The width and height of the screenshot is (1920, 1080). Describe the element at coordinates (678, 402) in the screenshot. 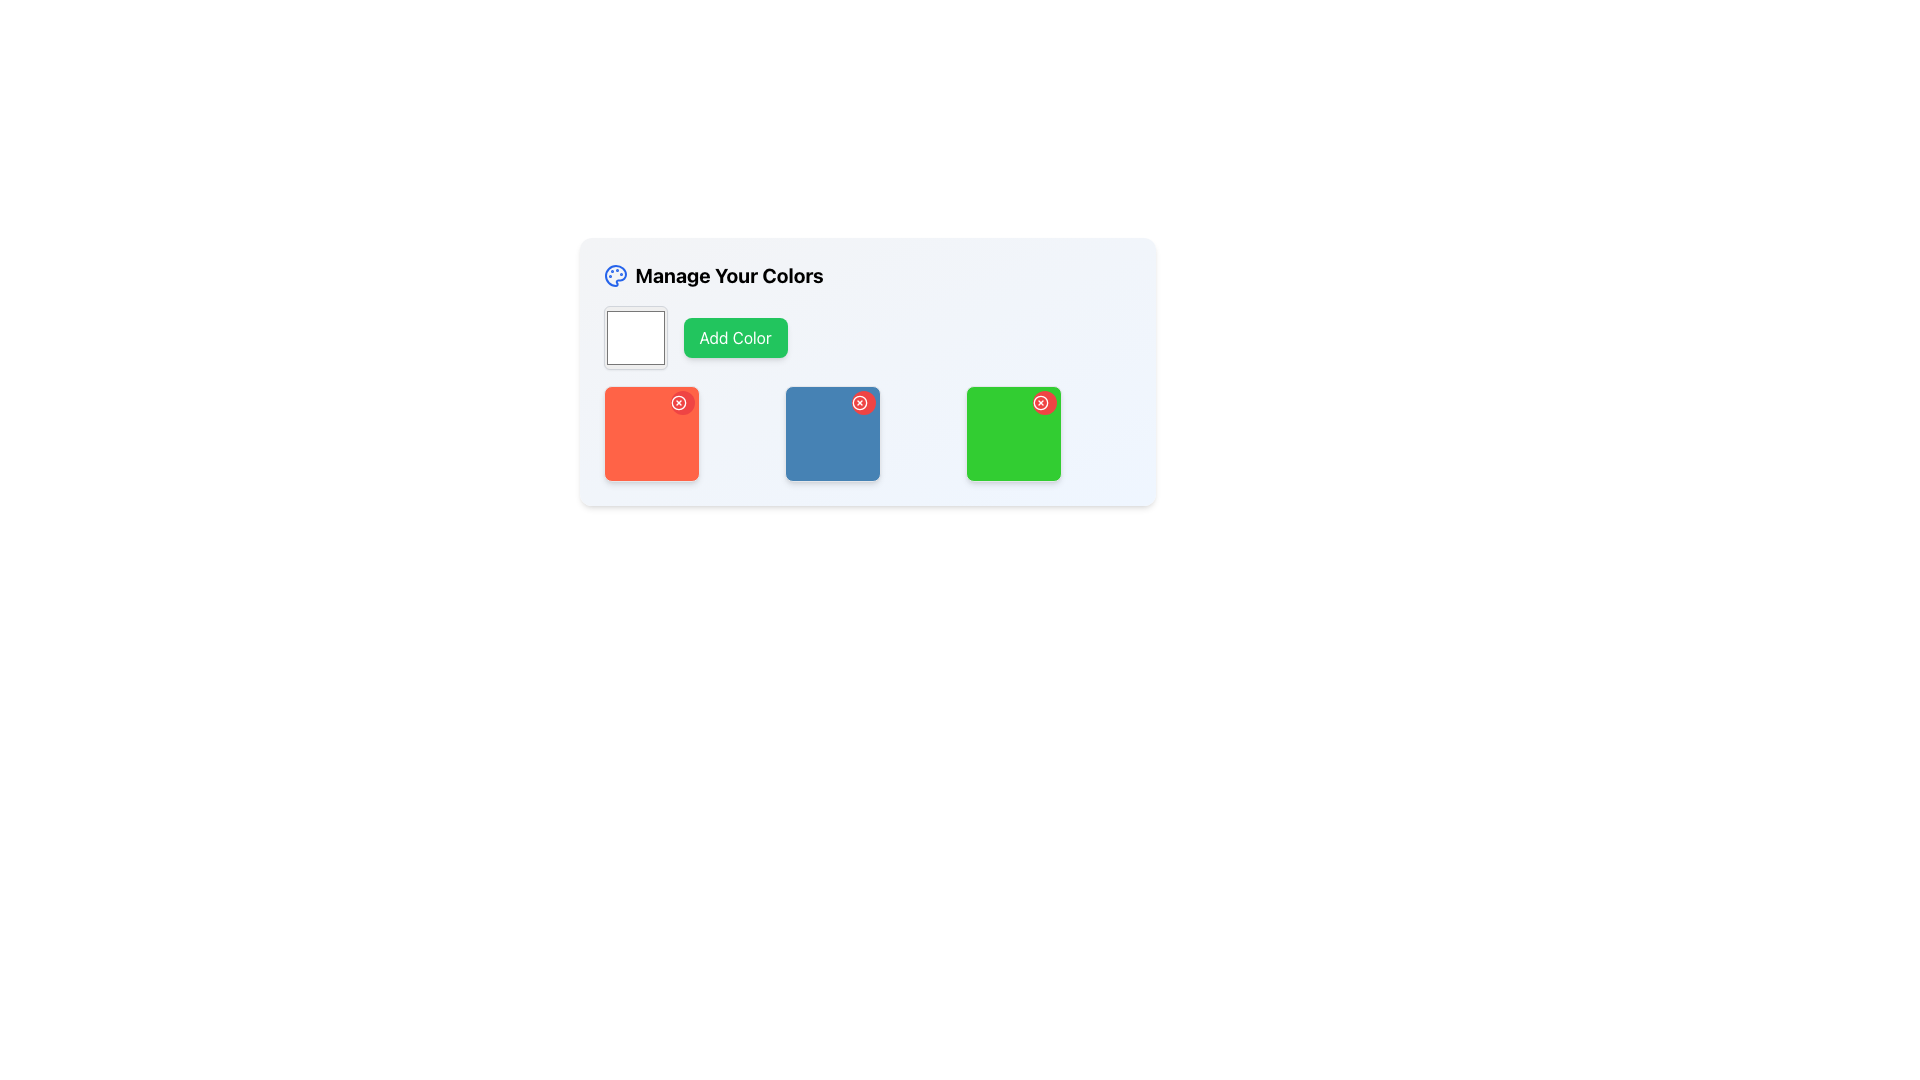

I see `the circular red-outlined icon located at the top-right corner of the first red-colored square tile in the 'Manage Your Colors' section to interact with it` at that location.